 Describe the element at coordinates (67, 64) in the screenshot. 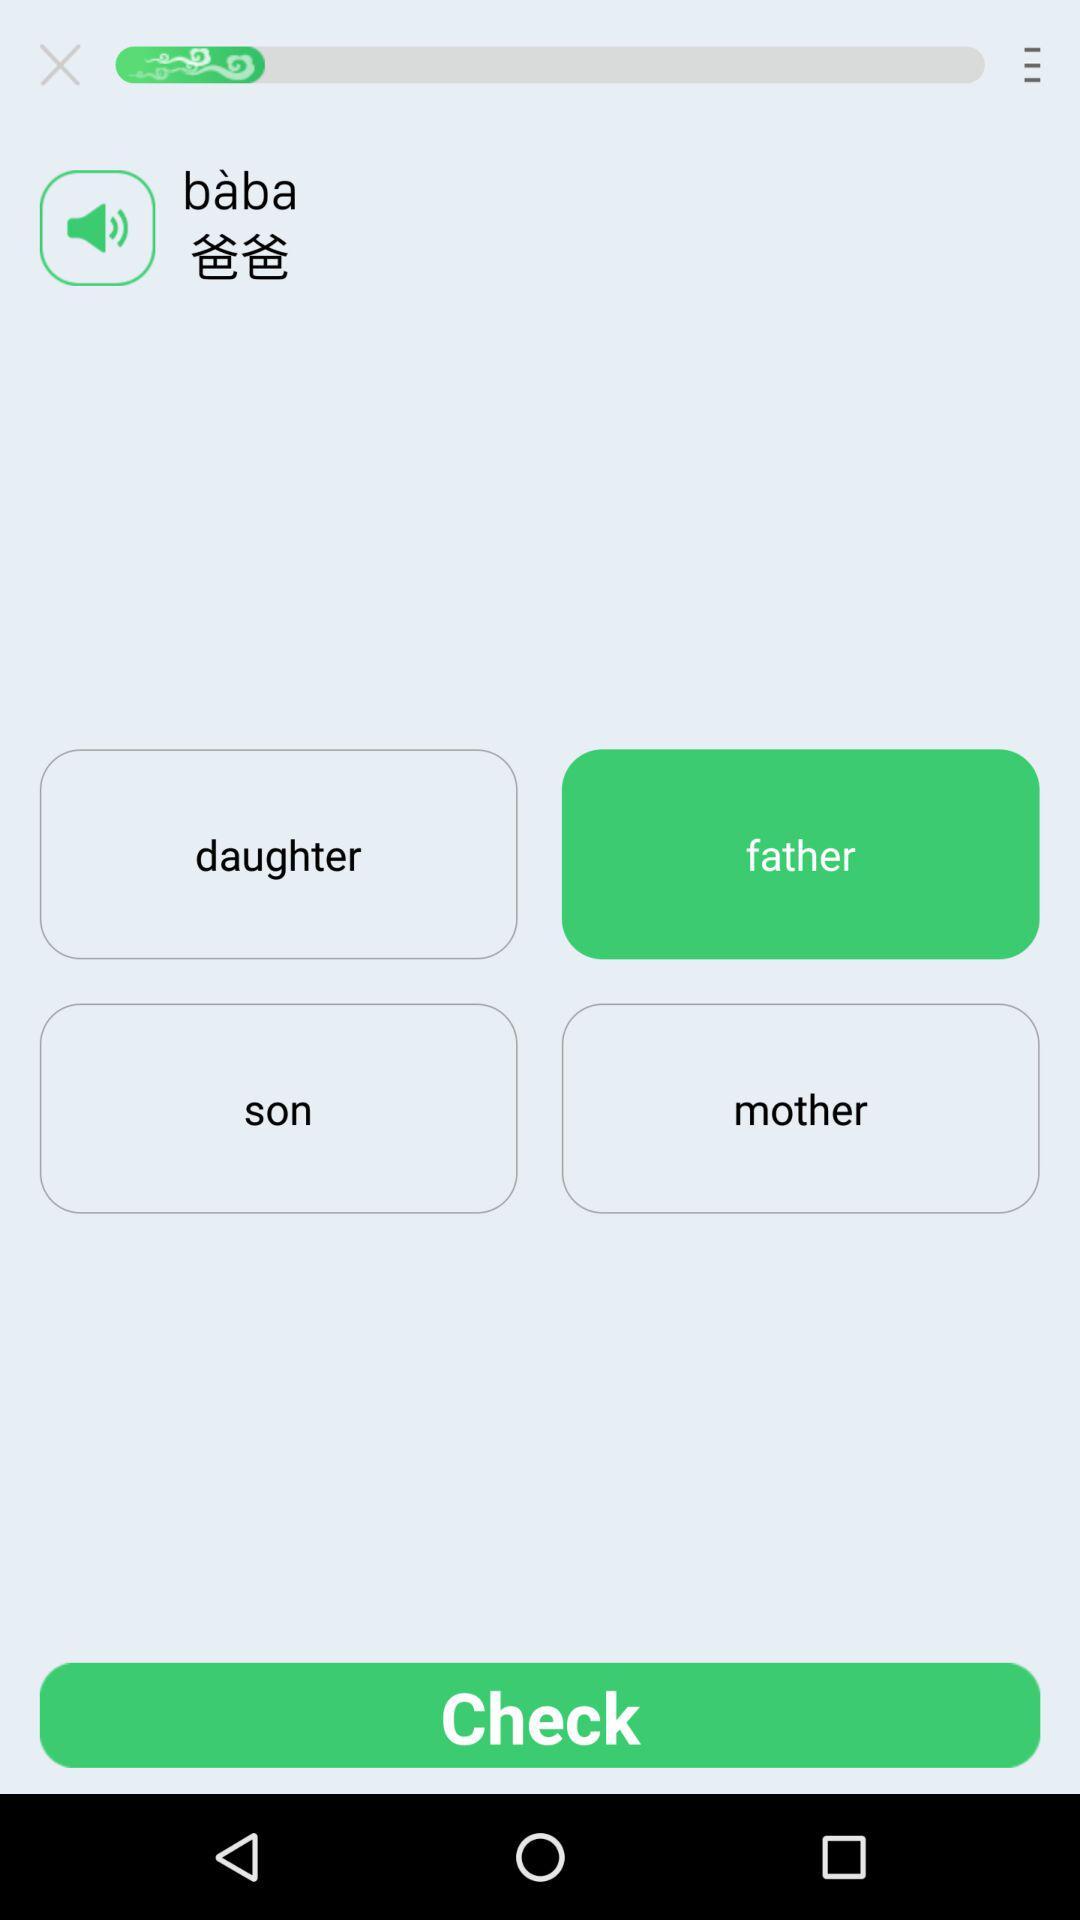

I see `cancel` at that location.